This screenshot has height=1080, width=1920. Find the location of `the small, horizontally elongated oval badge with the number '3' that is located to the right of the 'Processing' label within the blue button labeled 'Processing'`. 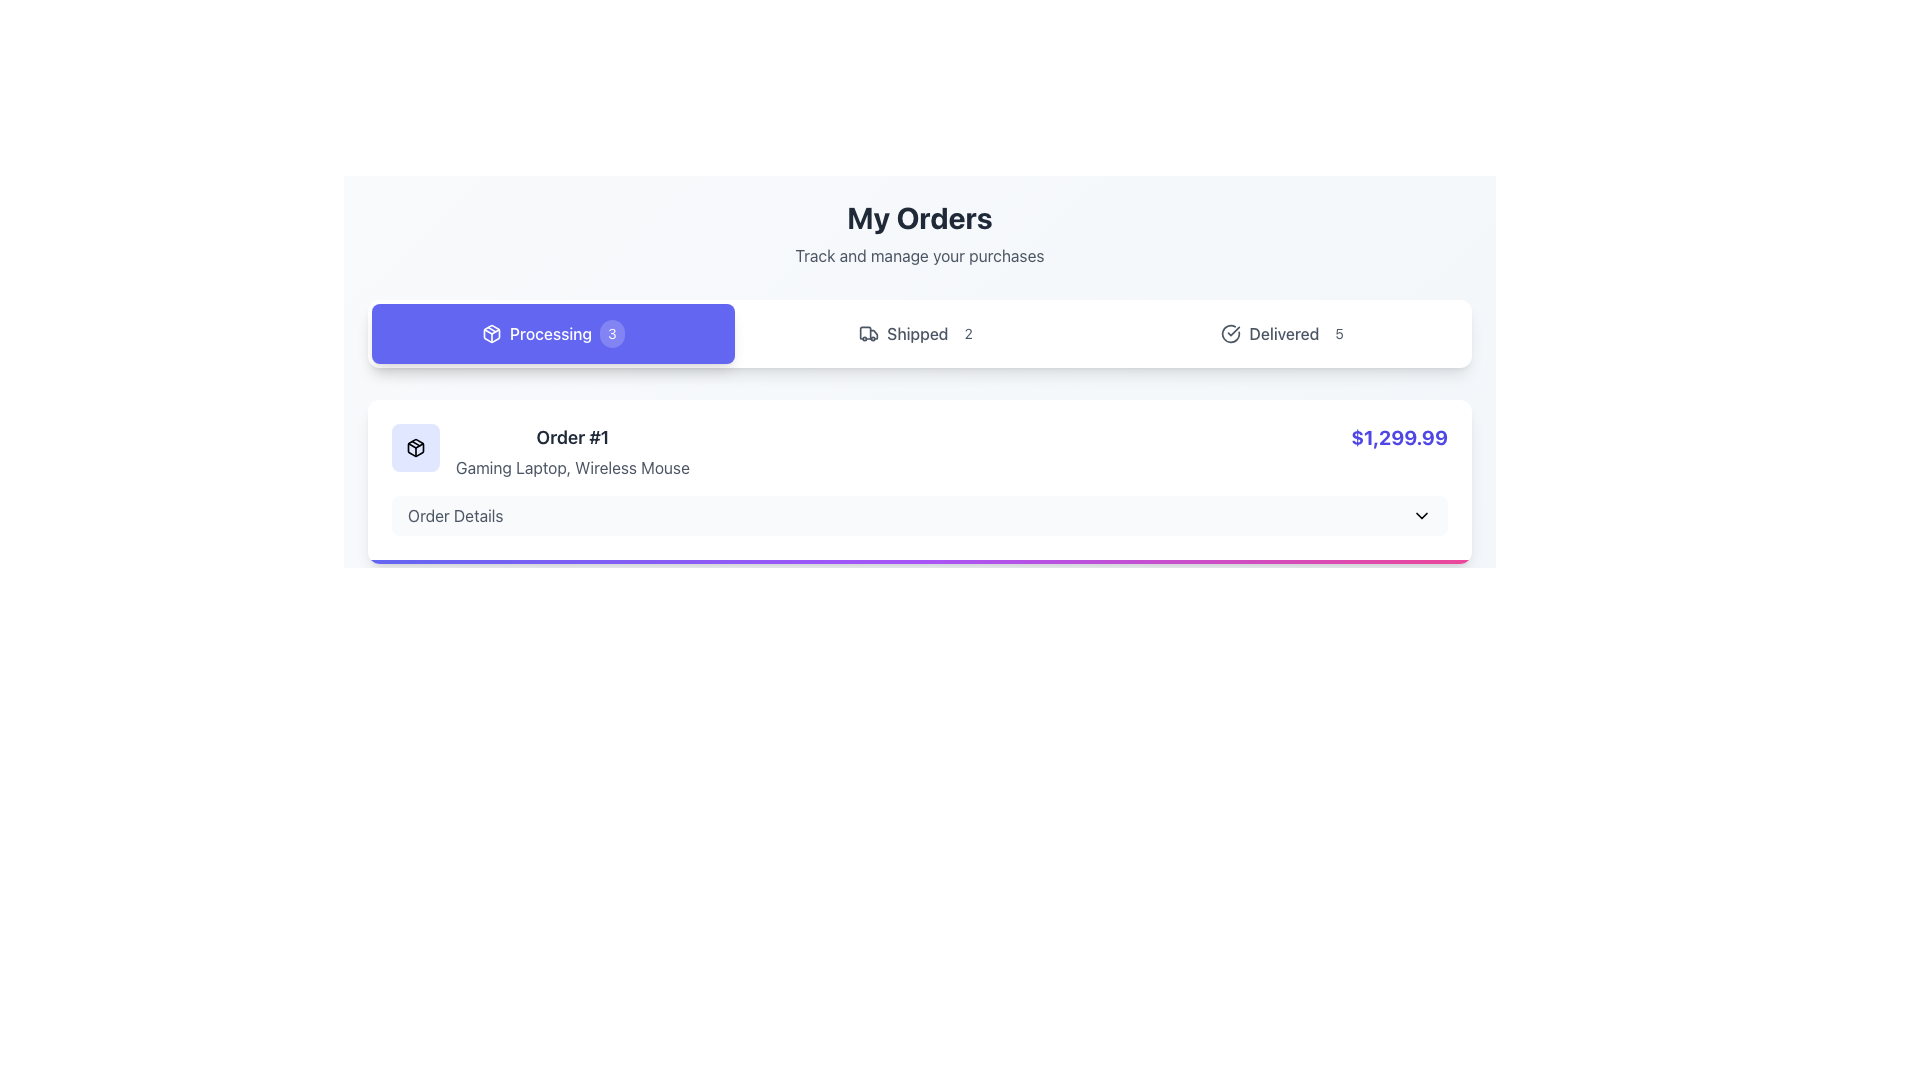

the small, horizontally elongated oval badge with the number '3' that is located to the right of the 'Processing' label within the blue button labeled 'Processing' is located at coordinates (611, 333).